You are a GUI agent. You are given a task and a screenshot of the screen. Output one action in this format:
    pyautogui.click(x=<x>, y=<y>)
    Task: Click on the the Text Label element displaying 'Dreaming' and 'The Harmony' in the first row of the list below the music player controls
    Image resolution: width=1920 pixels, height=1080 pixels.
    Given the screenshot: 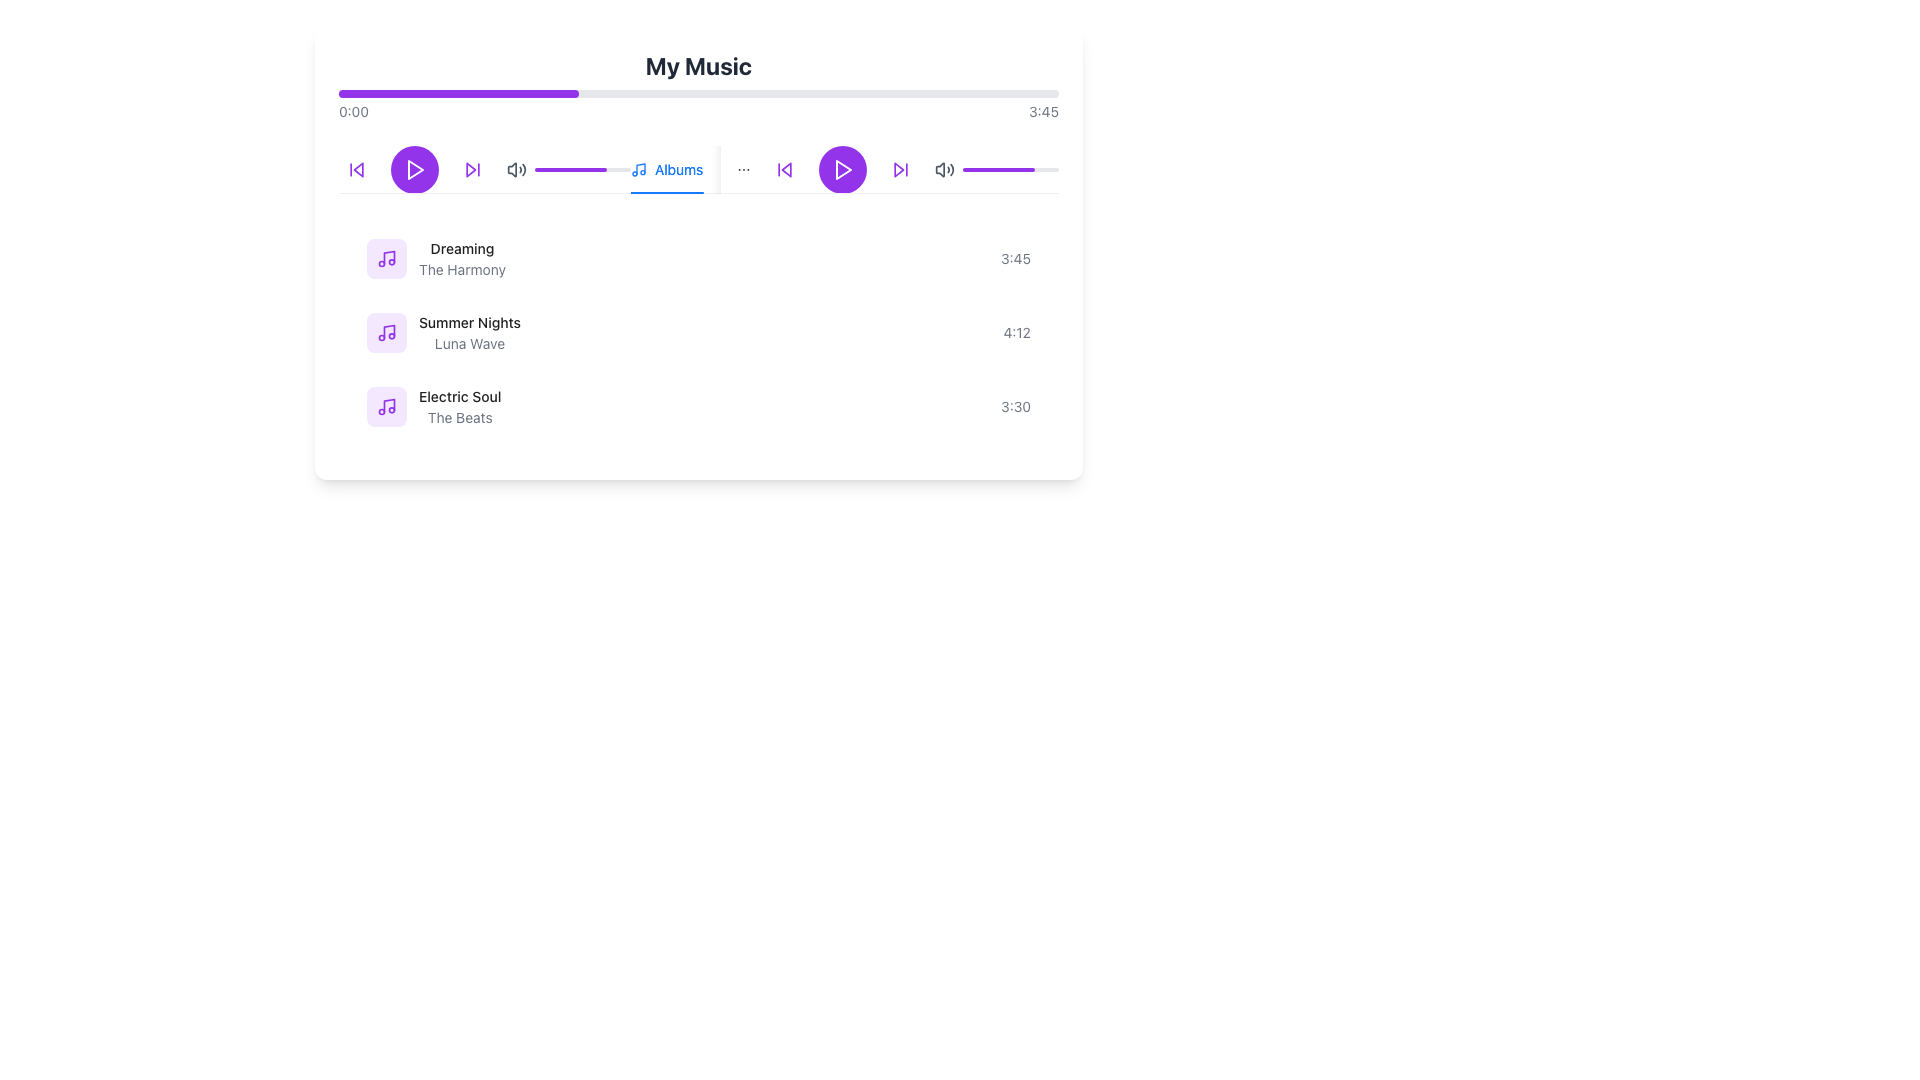 What is the action you would take?
    pyautogui.click(x=461, y=257)
    